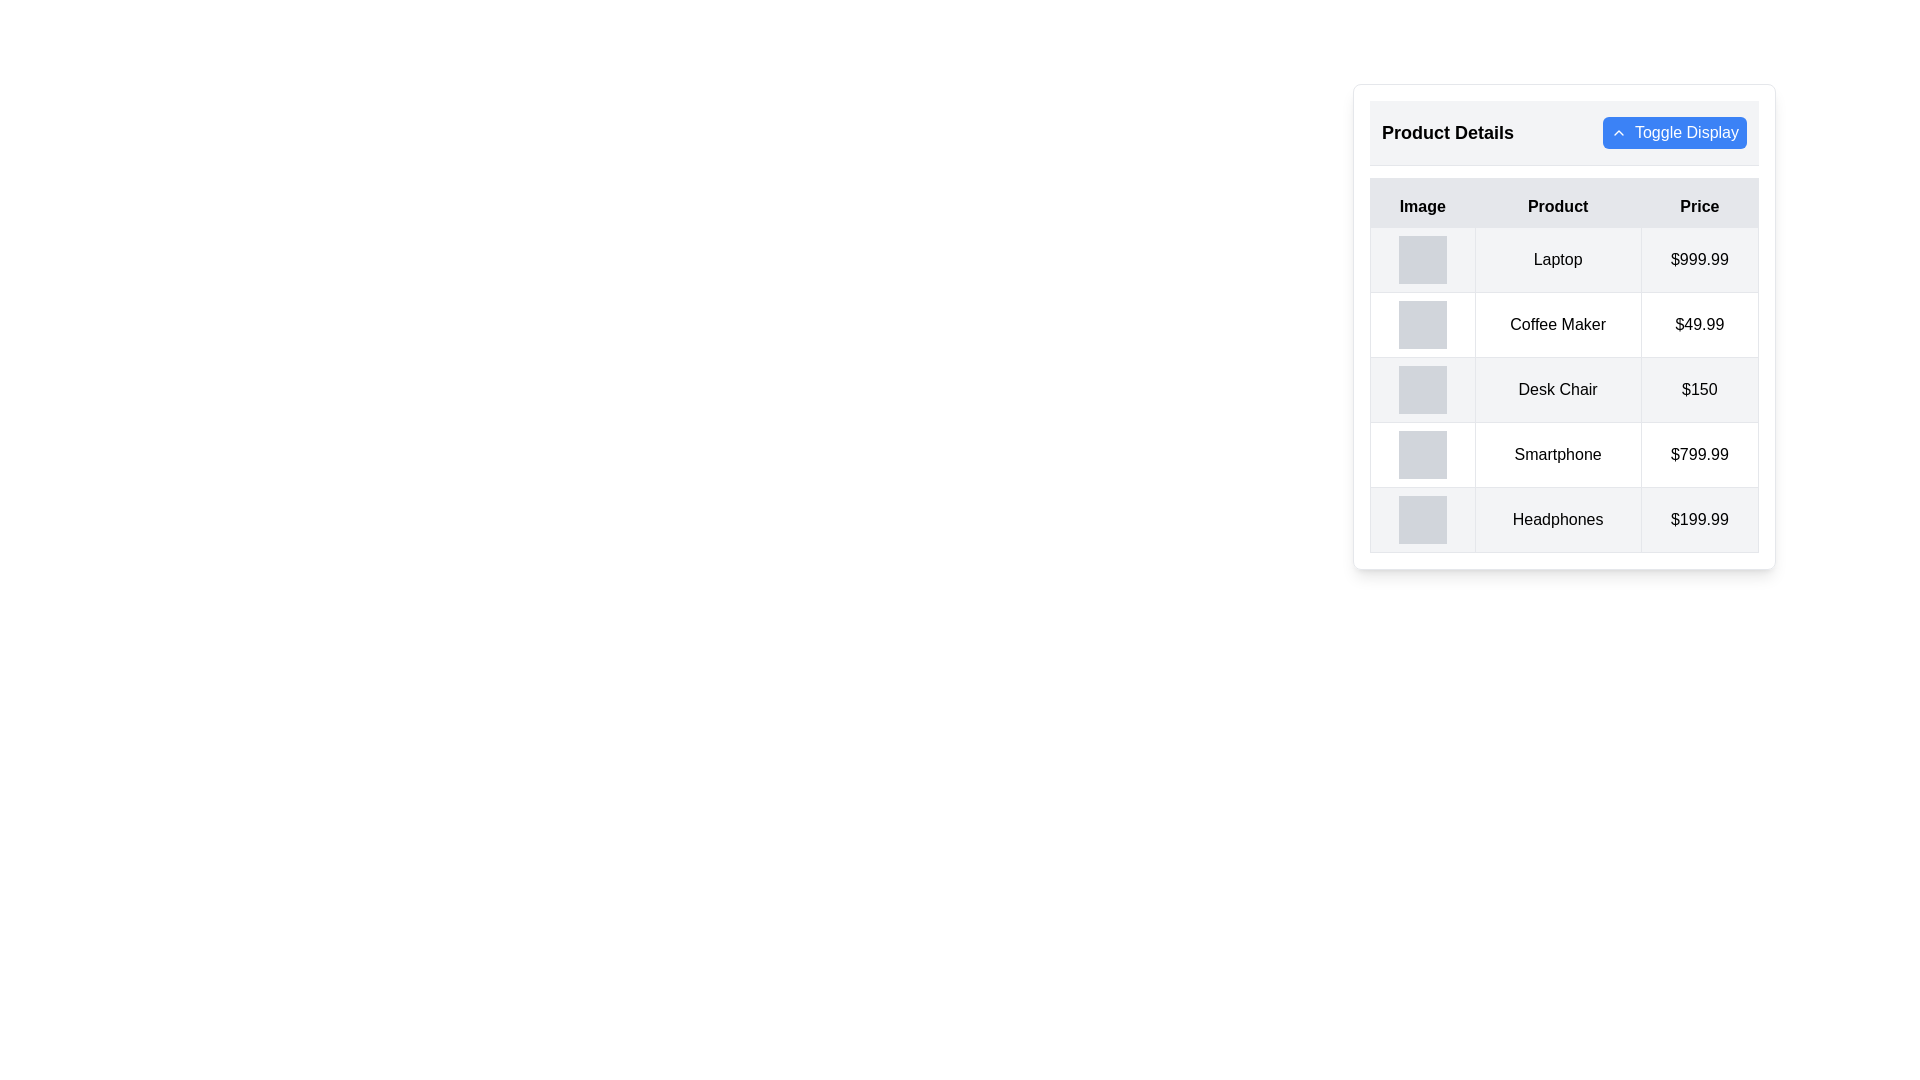 The image size is (1920, 1080). What do you see at coordinates (1557, 203) in the screenshot?
I see `the Table Header Cell labeled 'Product'` at bounding box center [1557, 203].